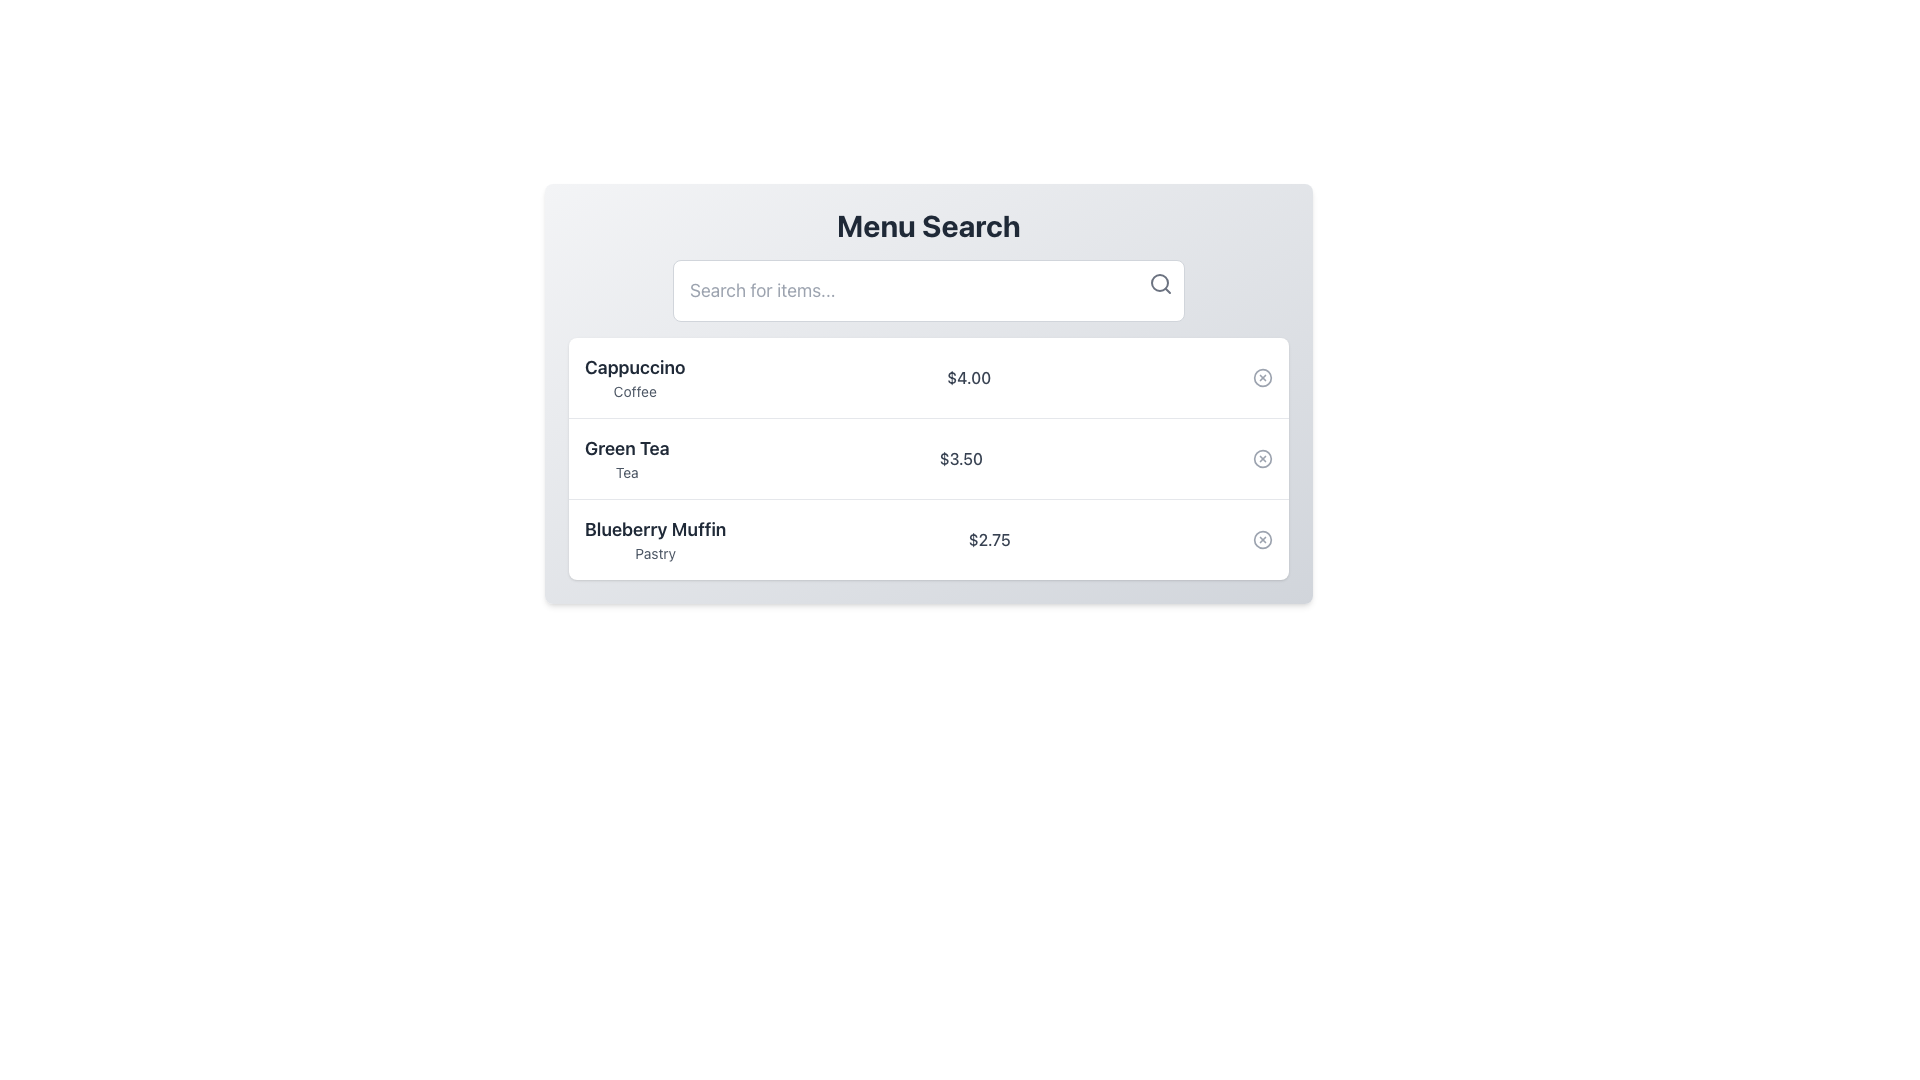 This screenshot has width=1920, height=1080. What do you see at coordinates (634, 367) in the screenshot?
I see `the text label displaying 'Cappuccino', which is positioned above the 'Coffee' label in a vertically stacked list` at bounding box center [634, 367].